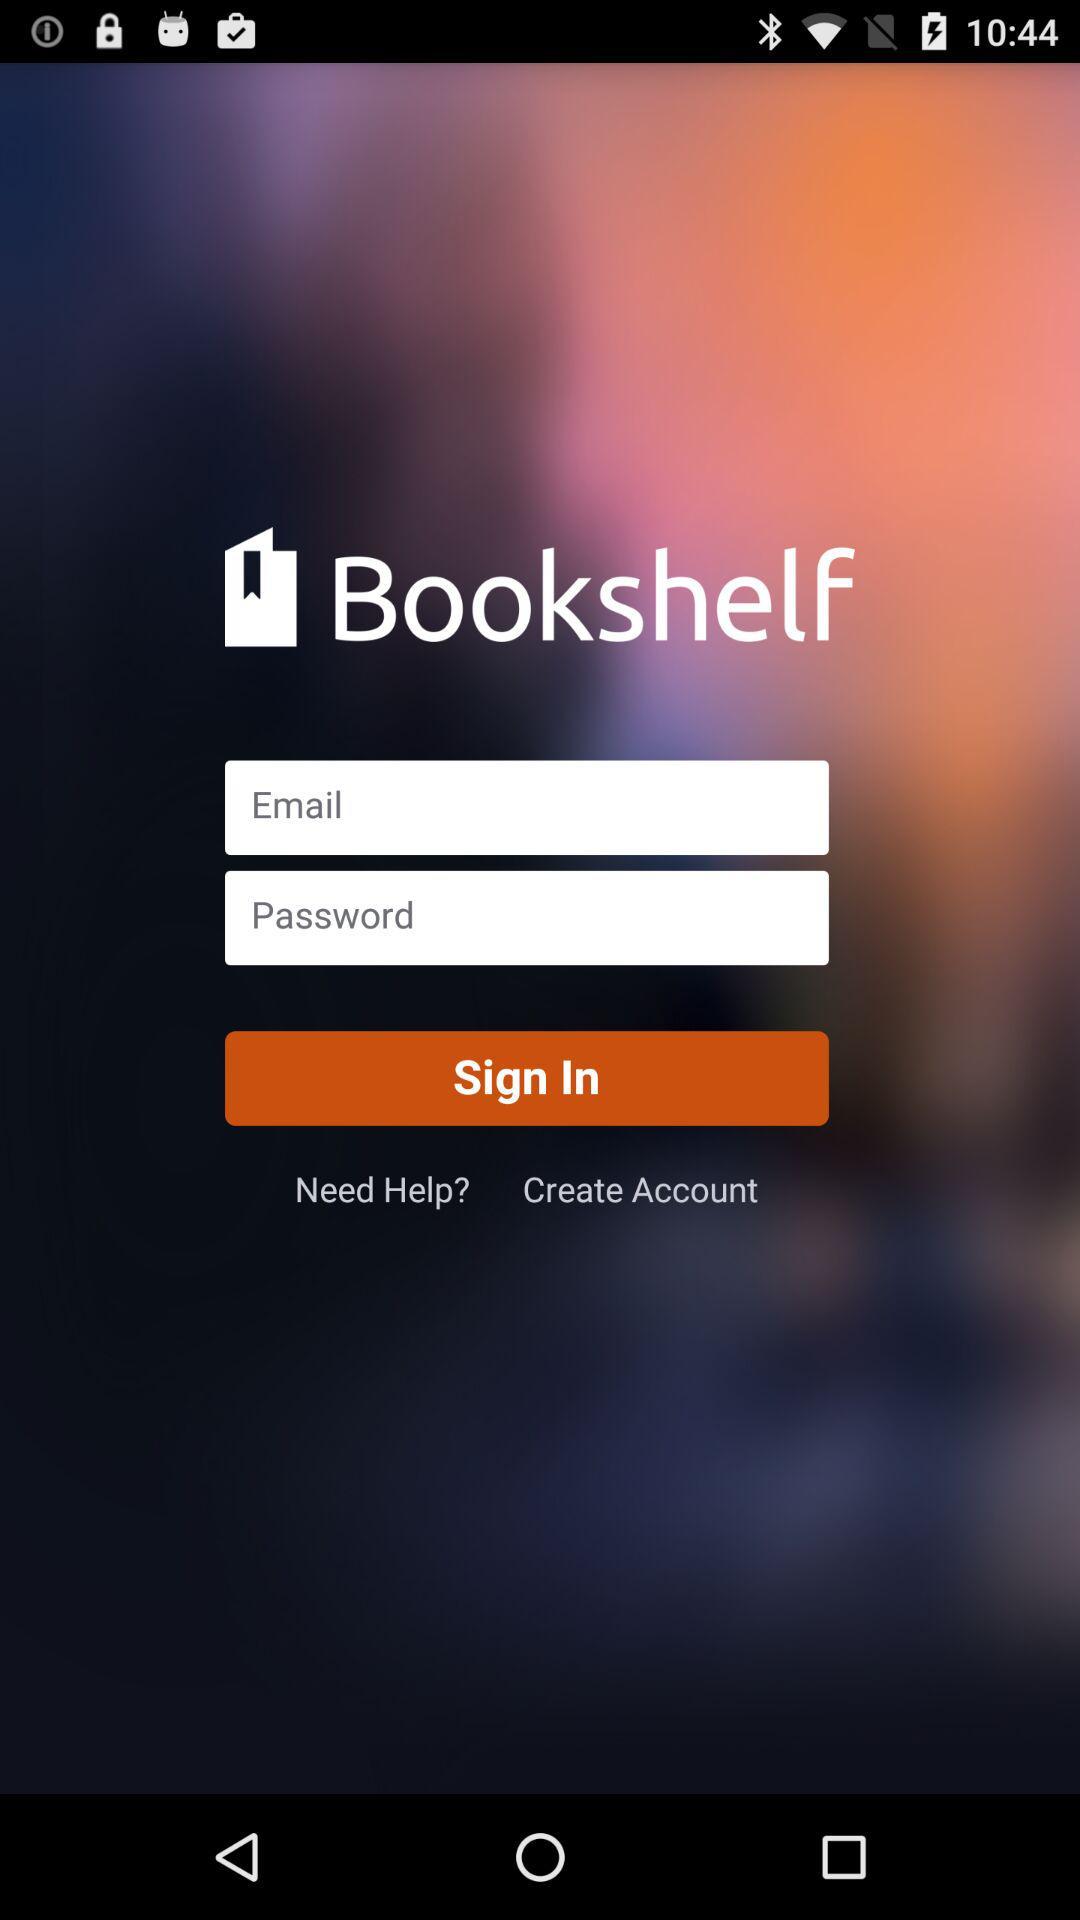 This screenshot has width=1080, height=1920. What do you see at coordinates (640, 1188) in the screenshot?
I see `the create account button` at bounding box center [640, 1188].